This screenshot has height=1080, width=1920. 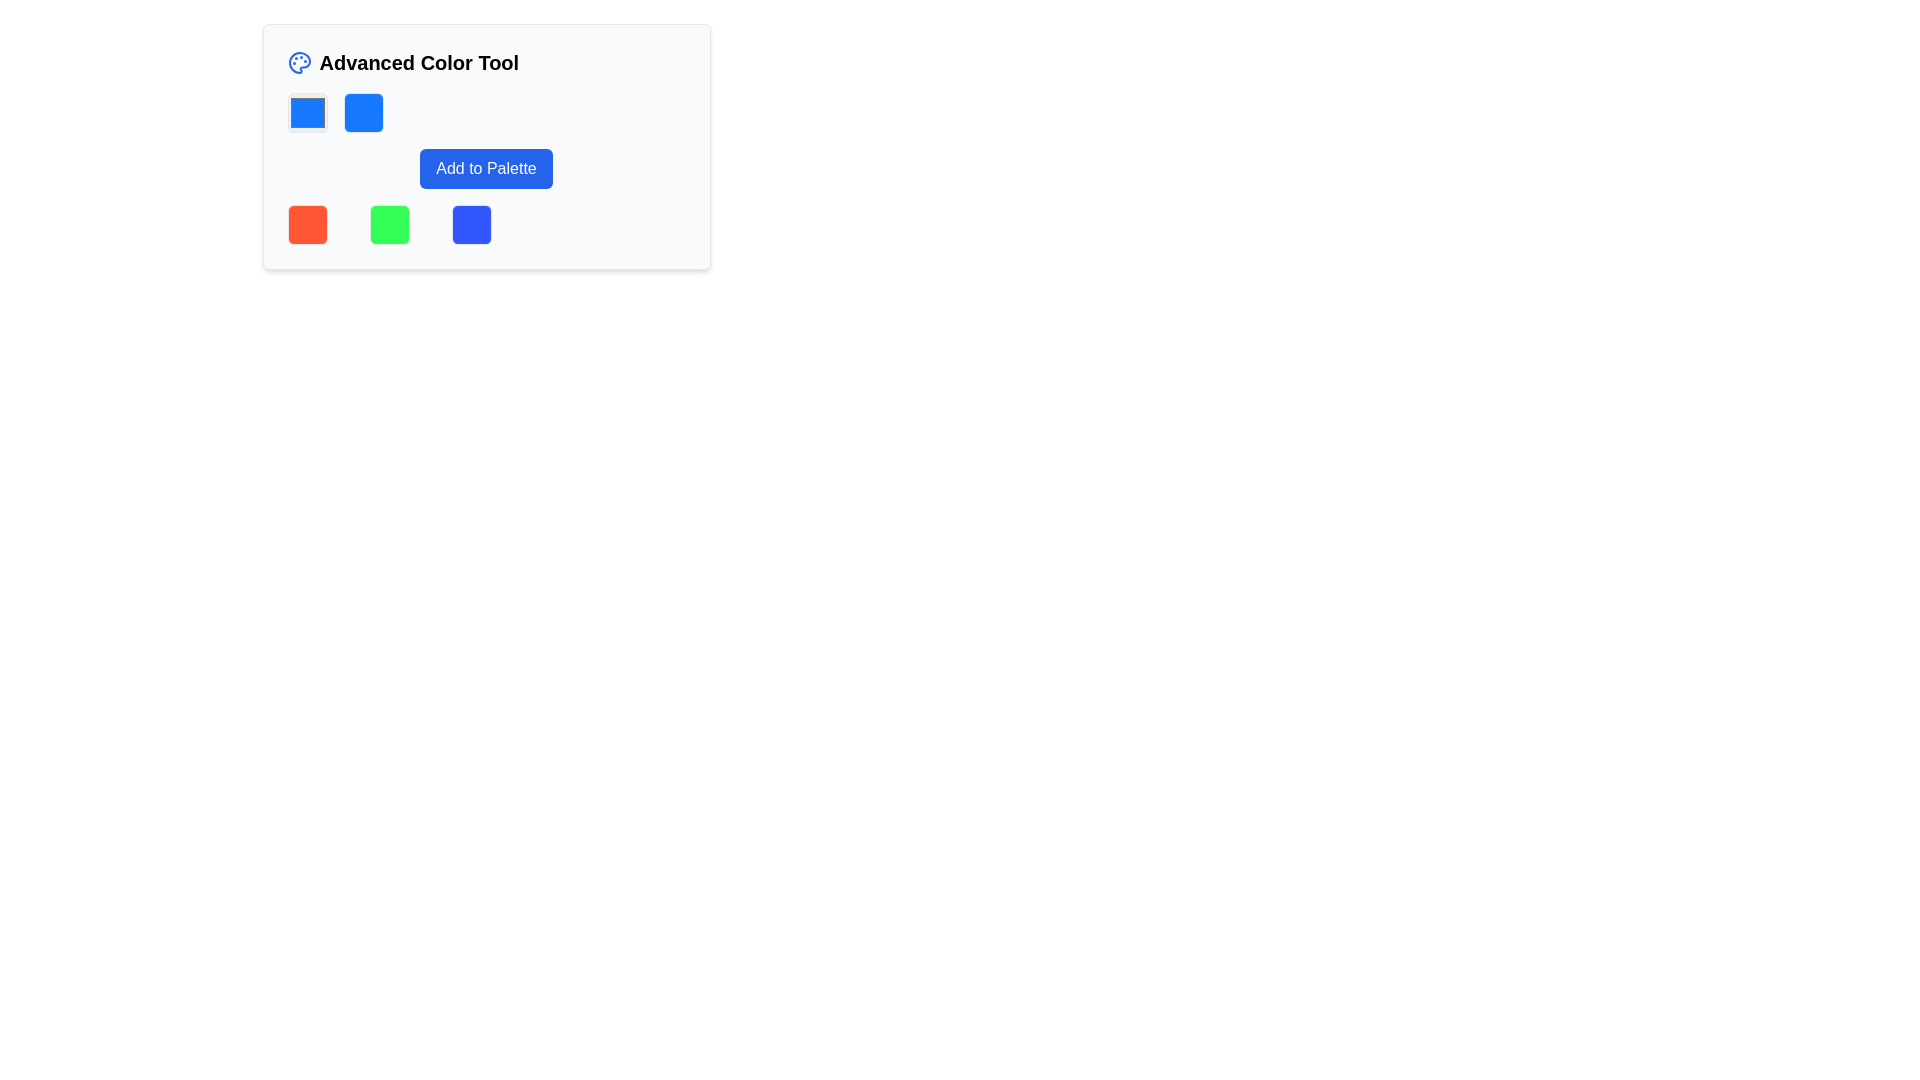 I want to click on the button located in the lower-center area of the 'Advanced Color Tool' card, so click(x=486, y=168).